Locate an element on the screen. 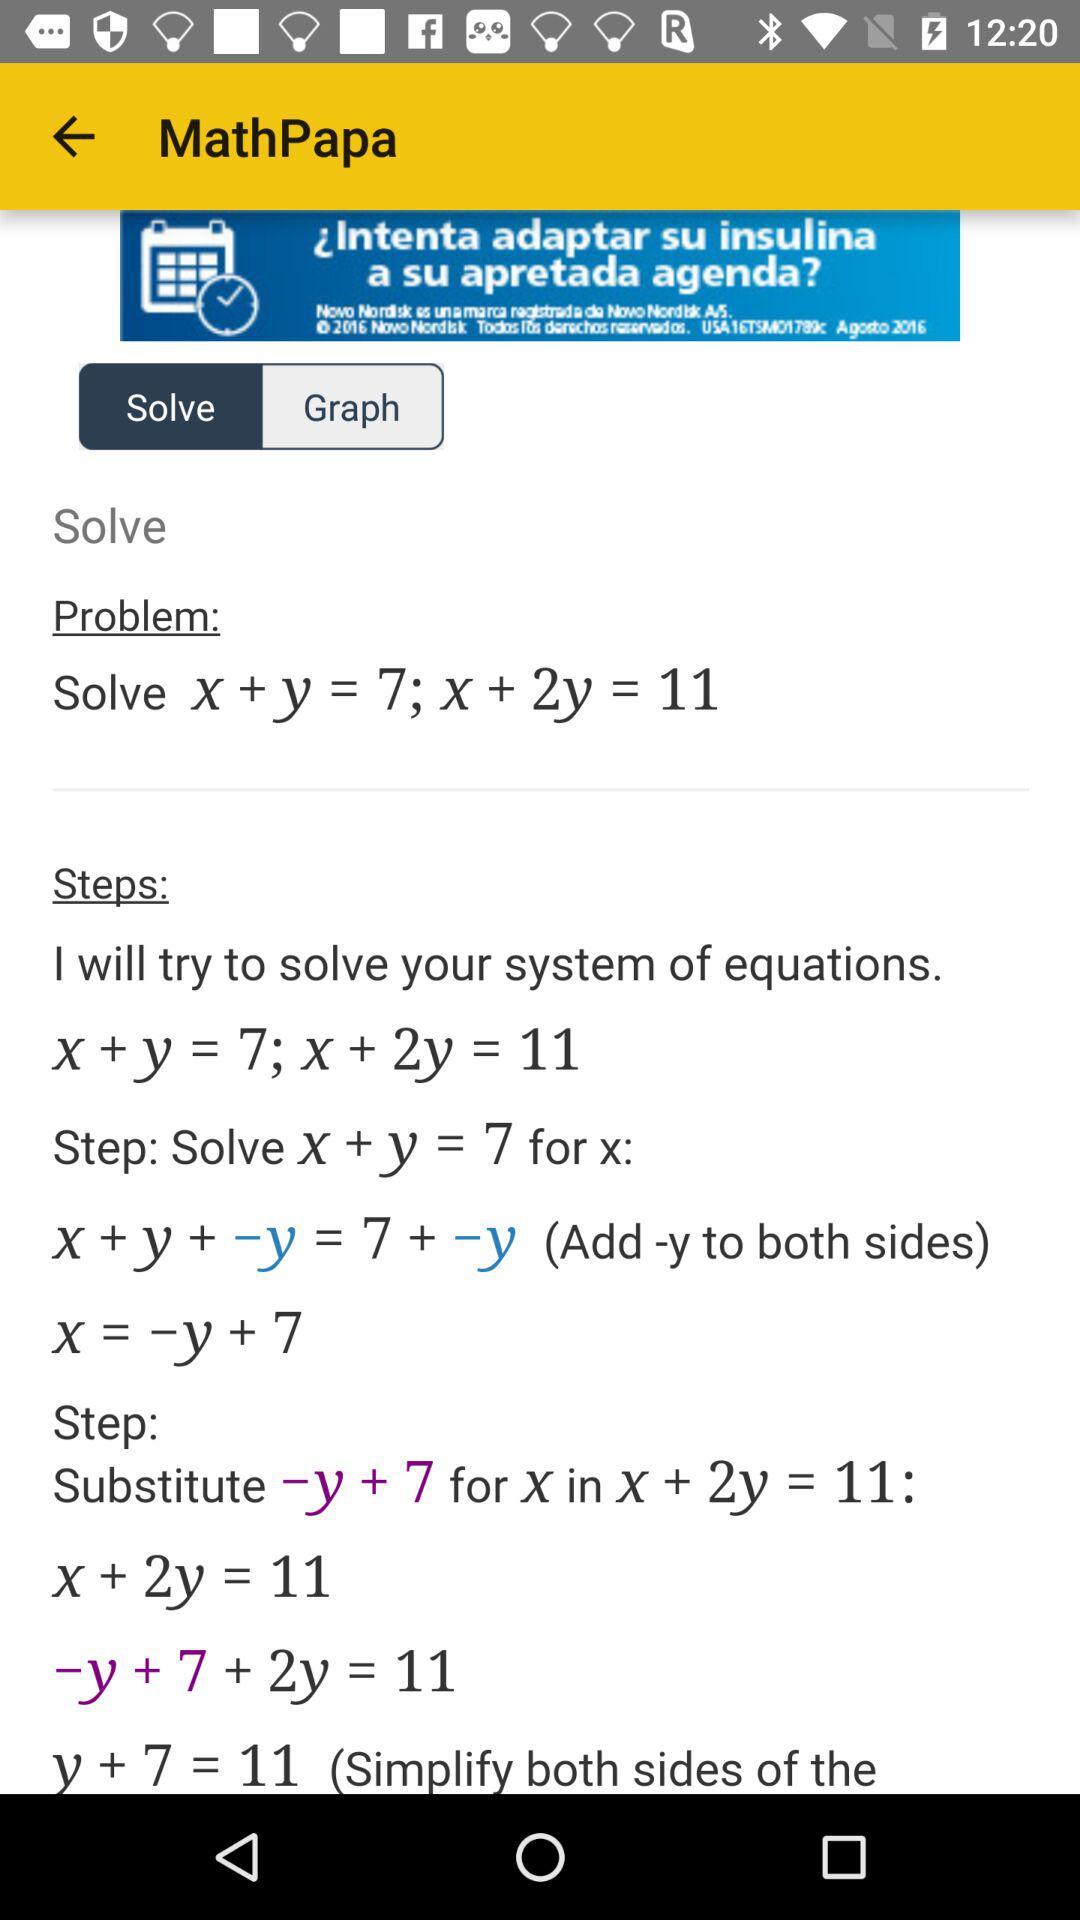 The height and width of the screenshot is (1920, 1080). click advertisement is located at coordinates (540, 274).